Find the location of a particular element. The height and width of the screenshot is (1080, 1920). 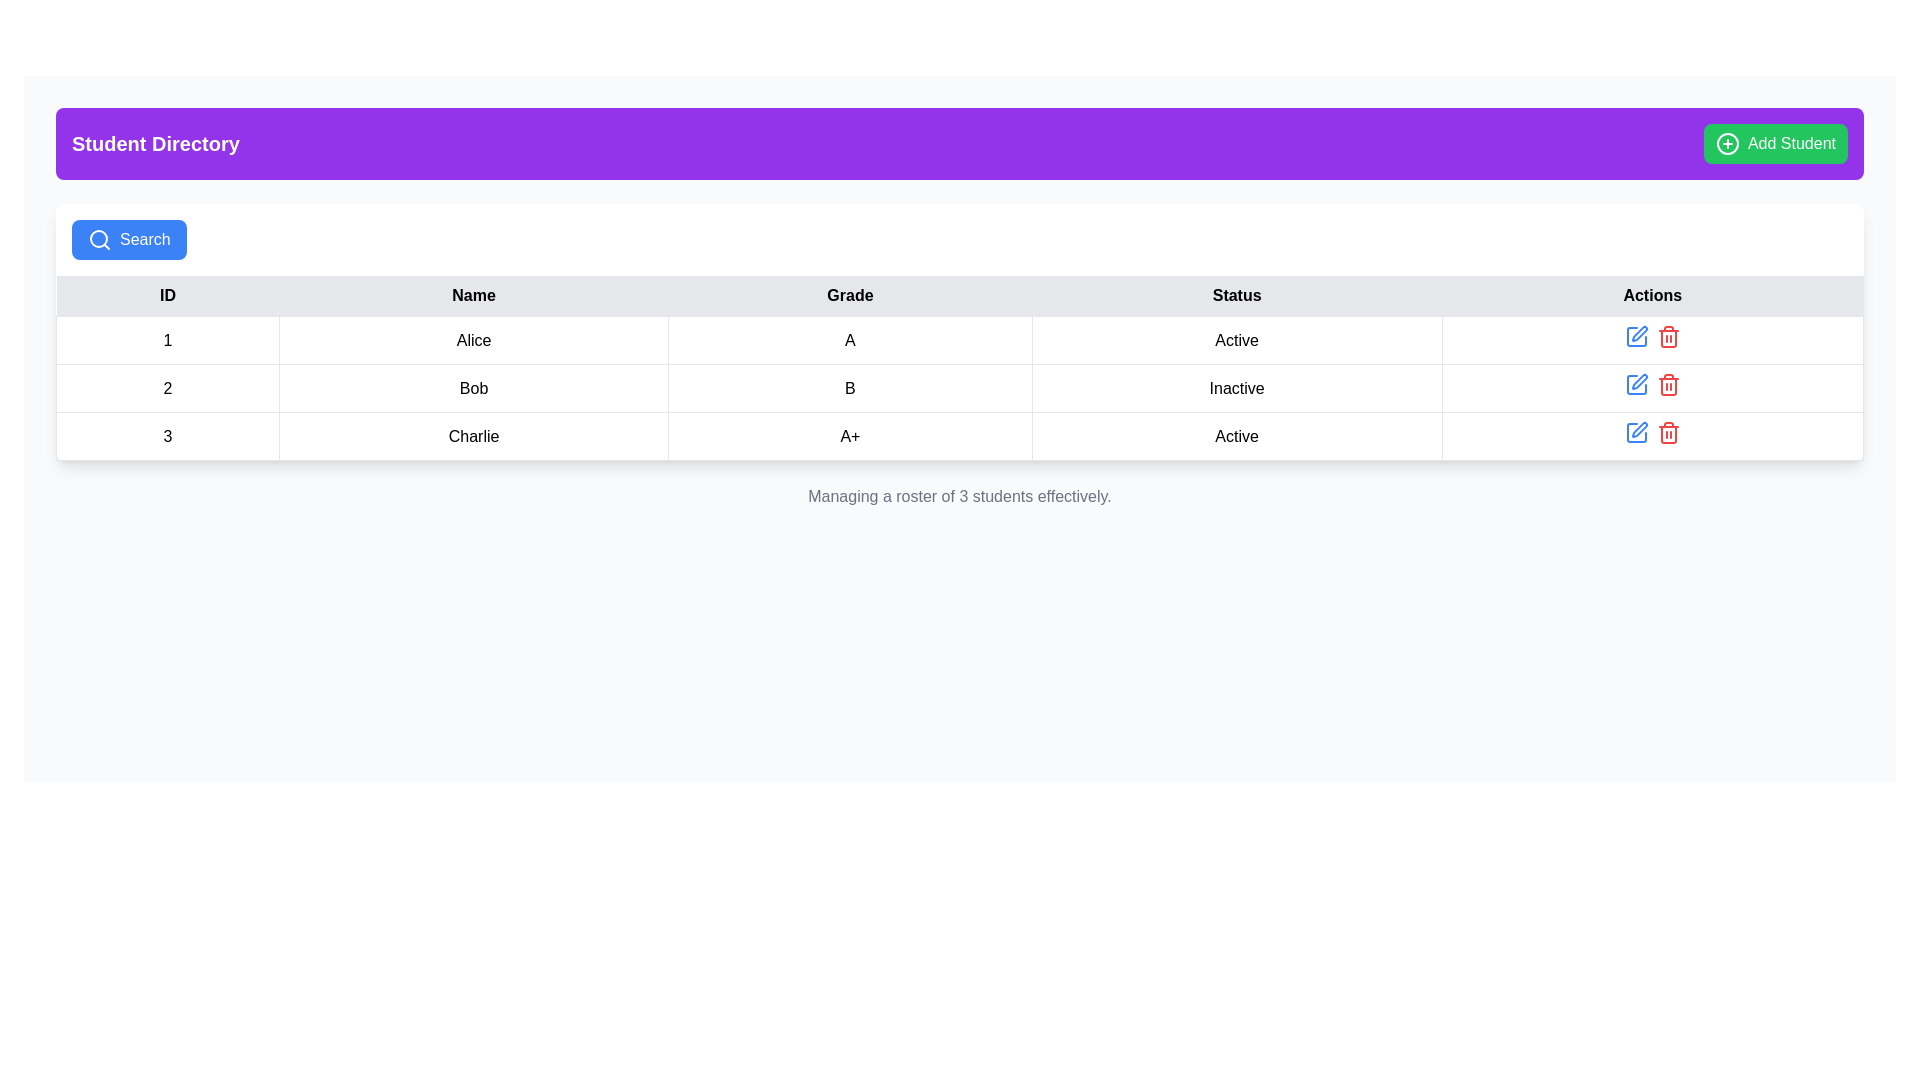

the third cell in the 'Grade' column of the student directory table, which displays the grade of a student in the third row is located at coordinates (850, 435).